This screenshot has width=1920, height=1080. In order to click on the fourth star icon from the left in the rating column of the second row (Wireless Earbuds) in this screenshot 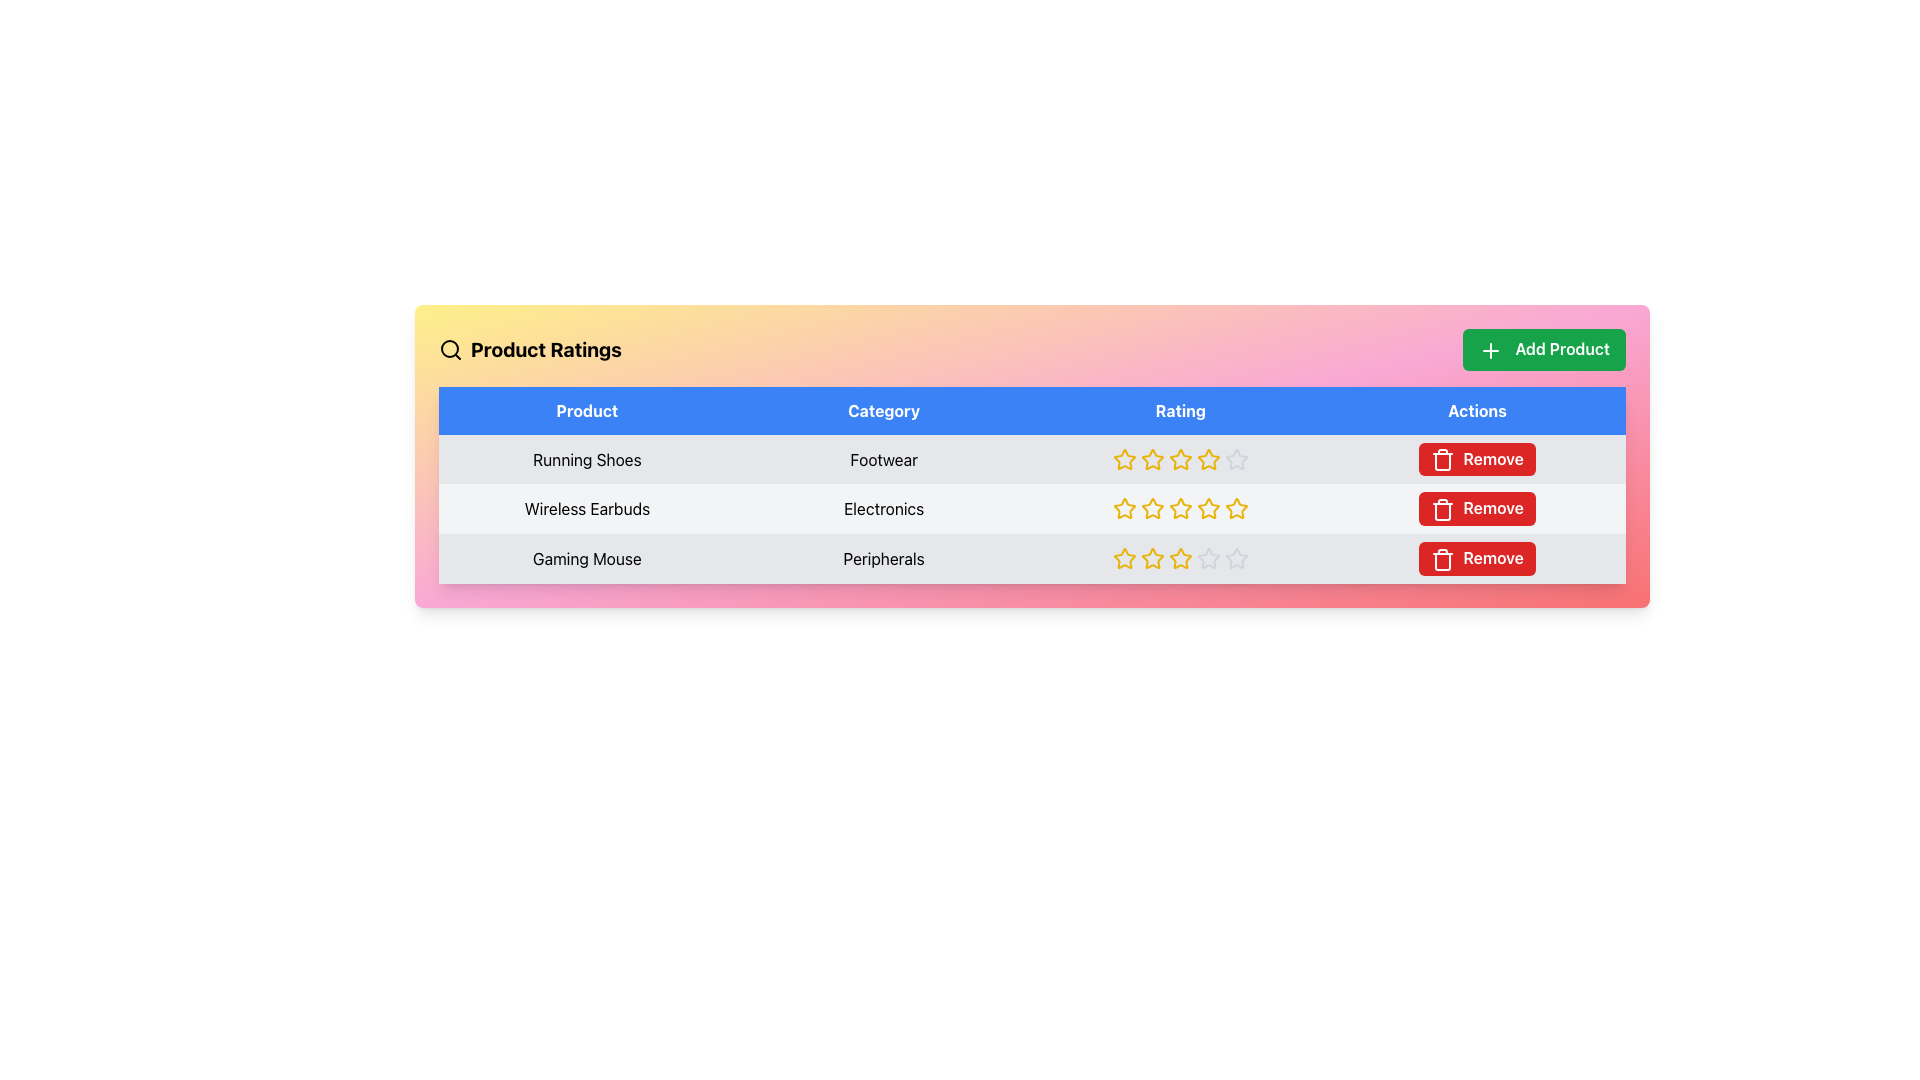, I will do `click(1180, 508)`.